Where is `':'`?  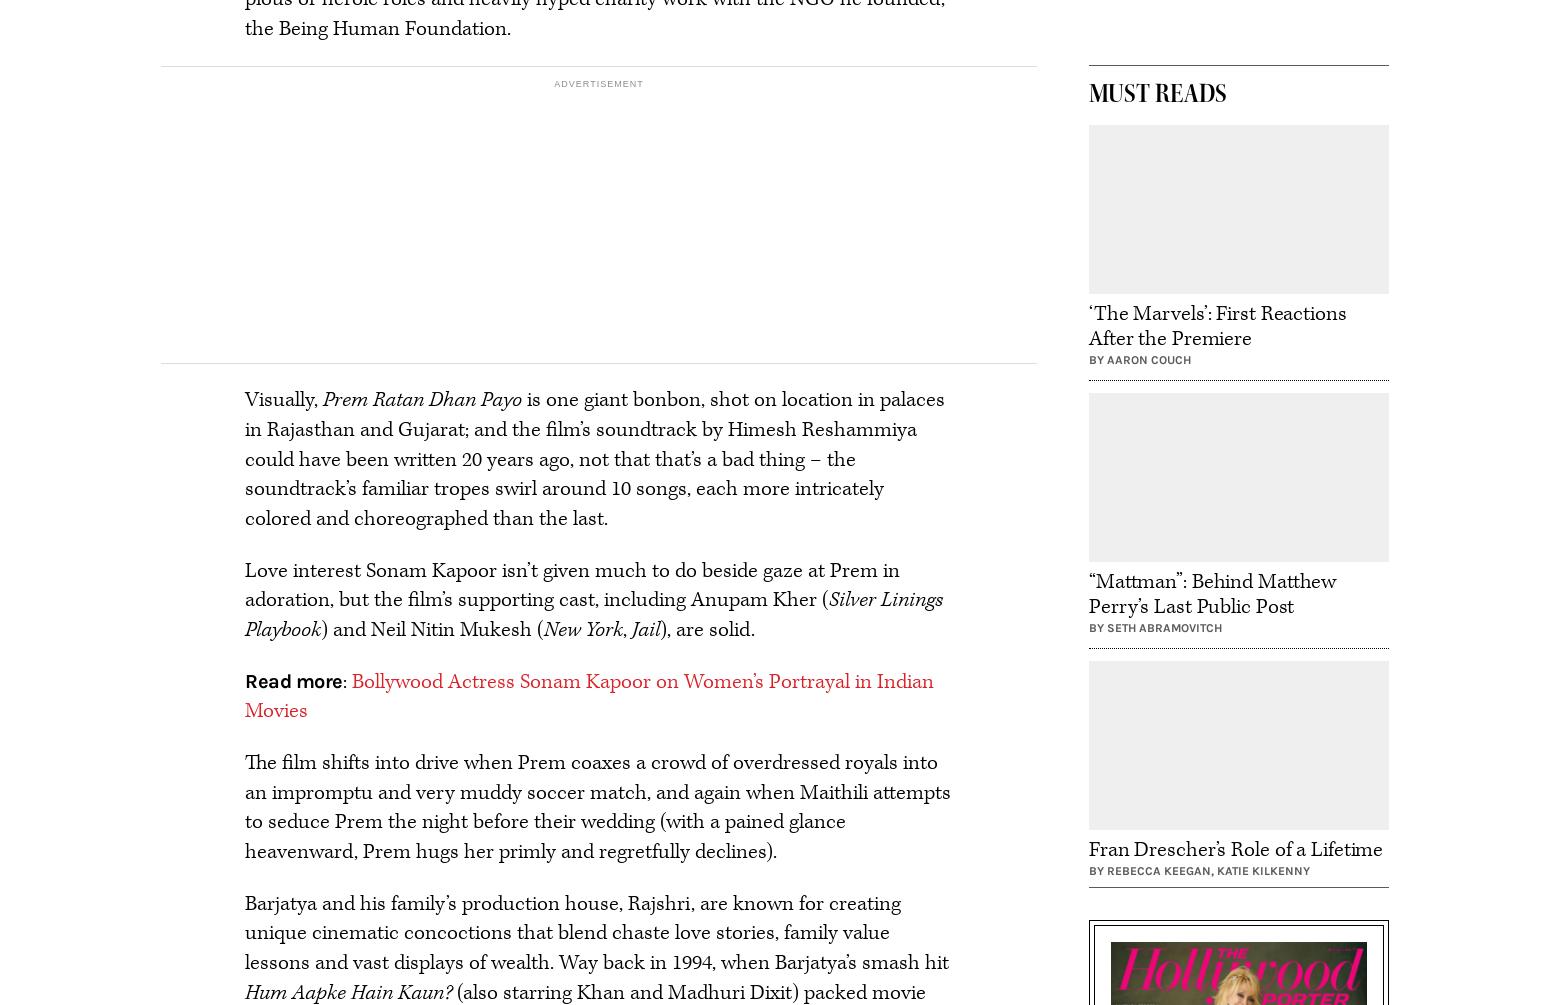 ':' is located at coordinates (340, 680).